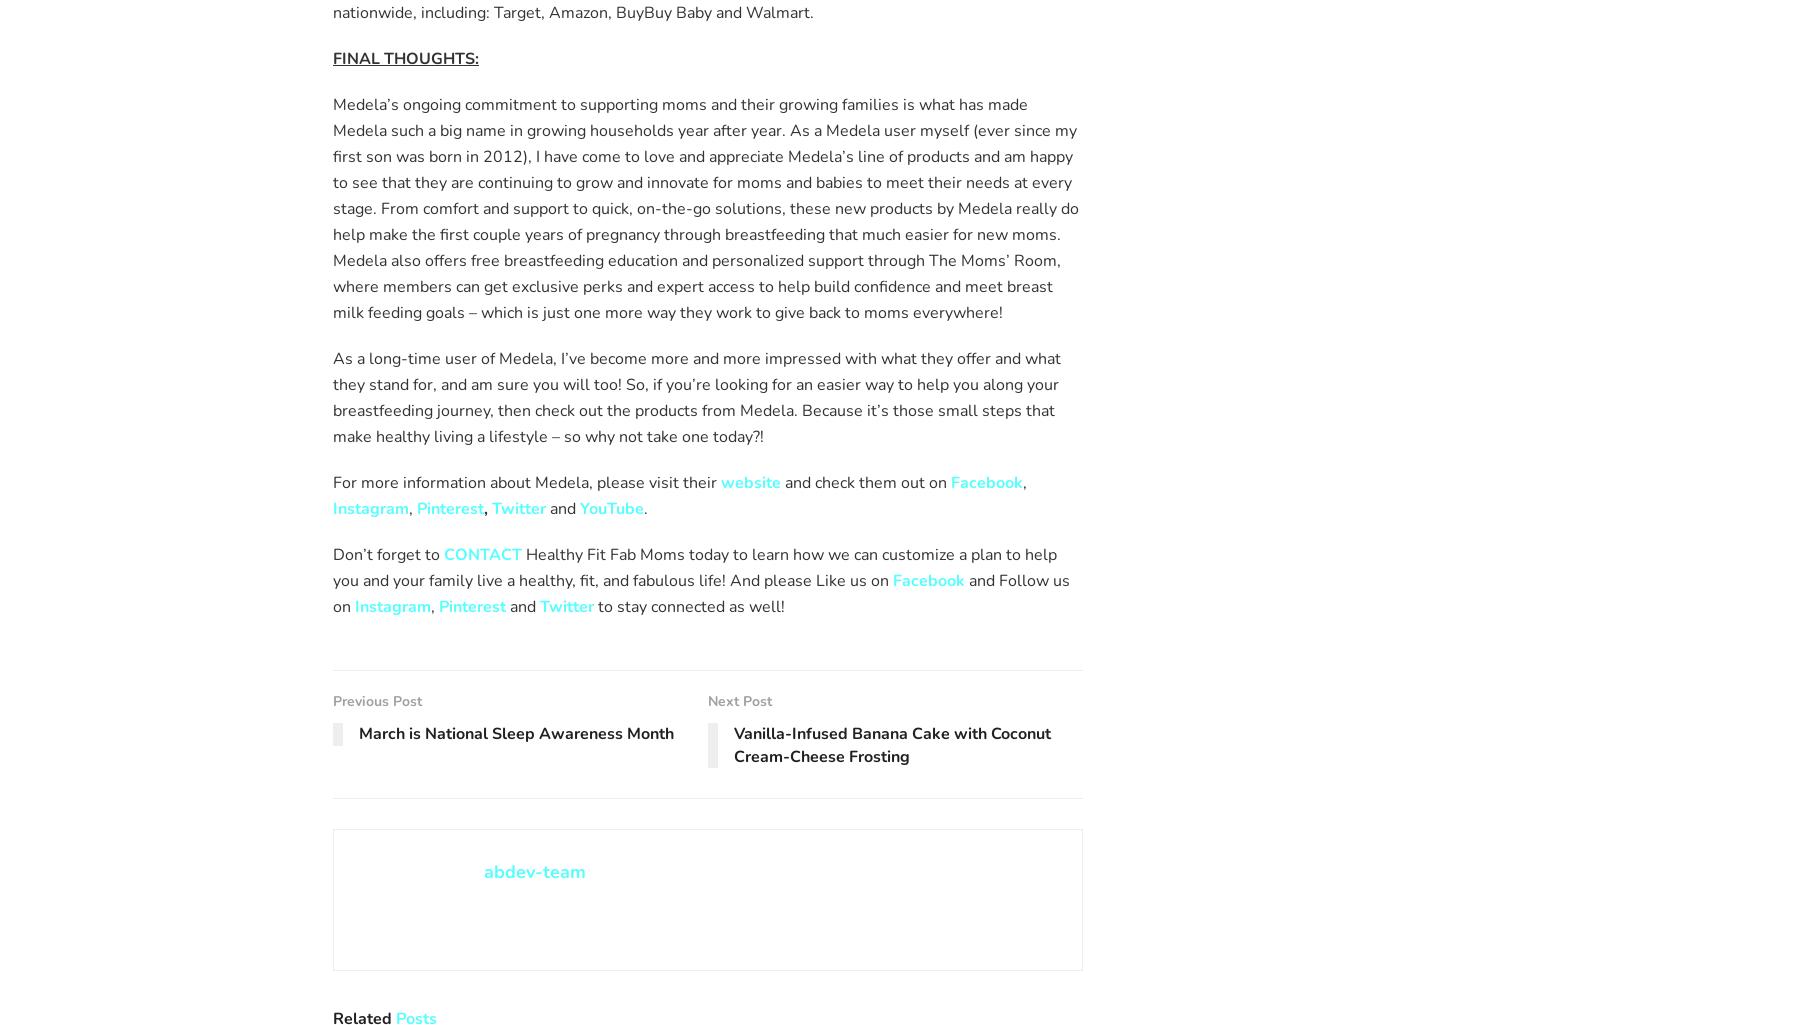  I want to click on '.', so click(645, 507).